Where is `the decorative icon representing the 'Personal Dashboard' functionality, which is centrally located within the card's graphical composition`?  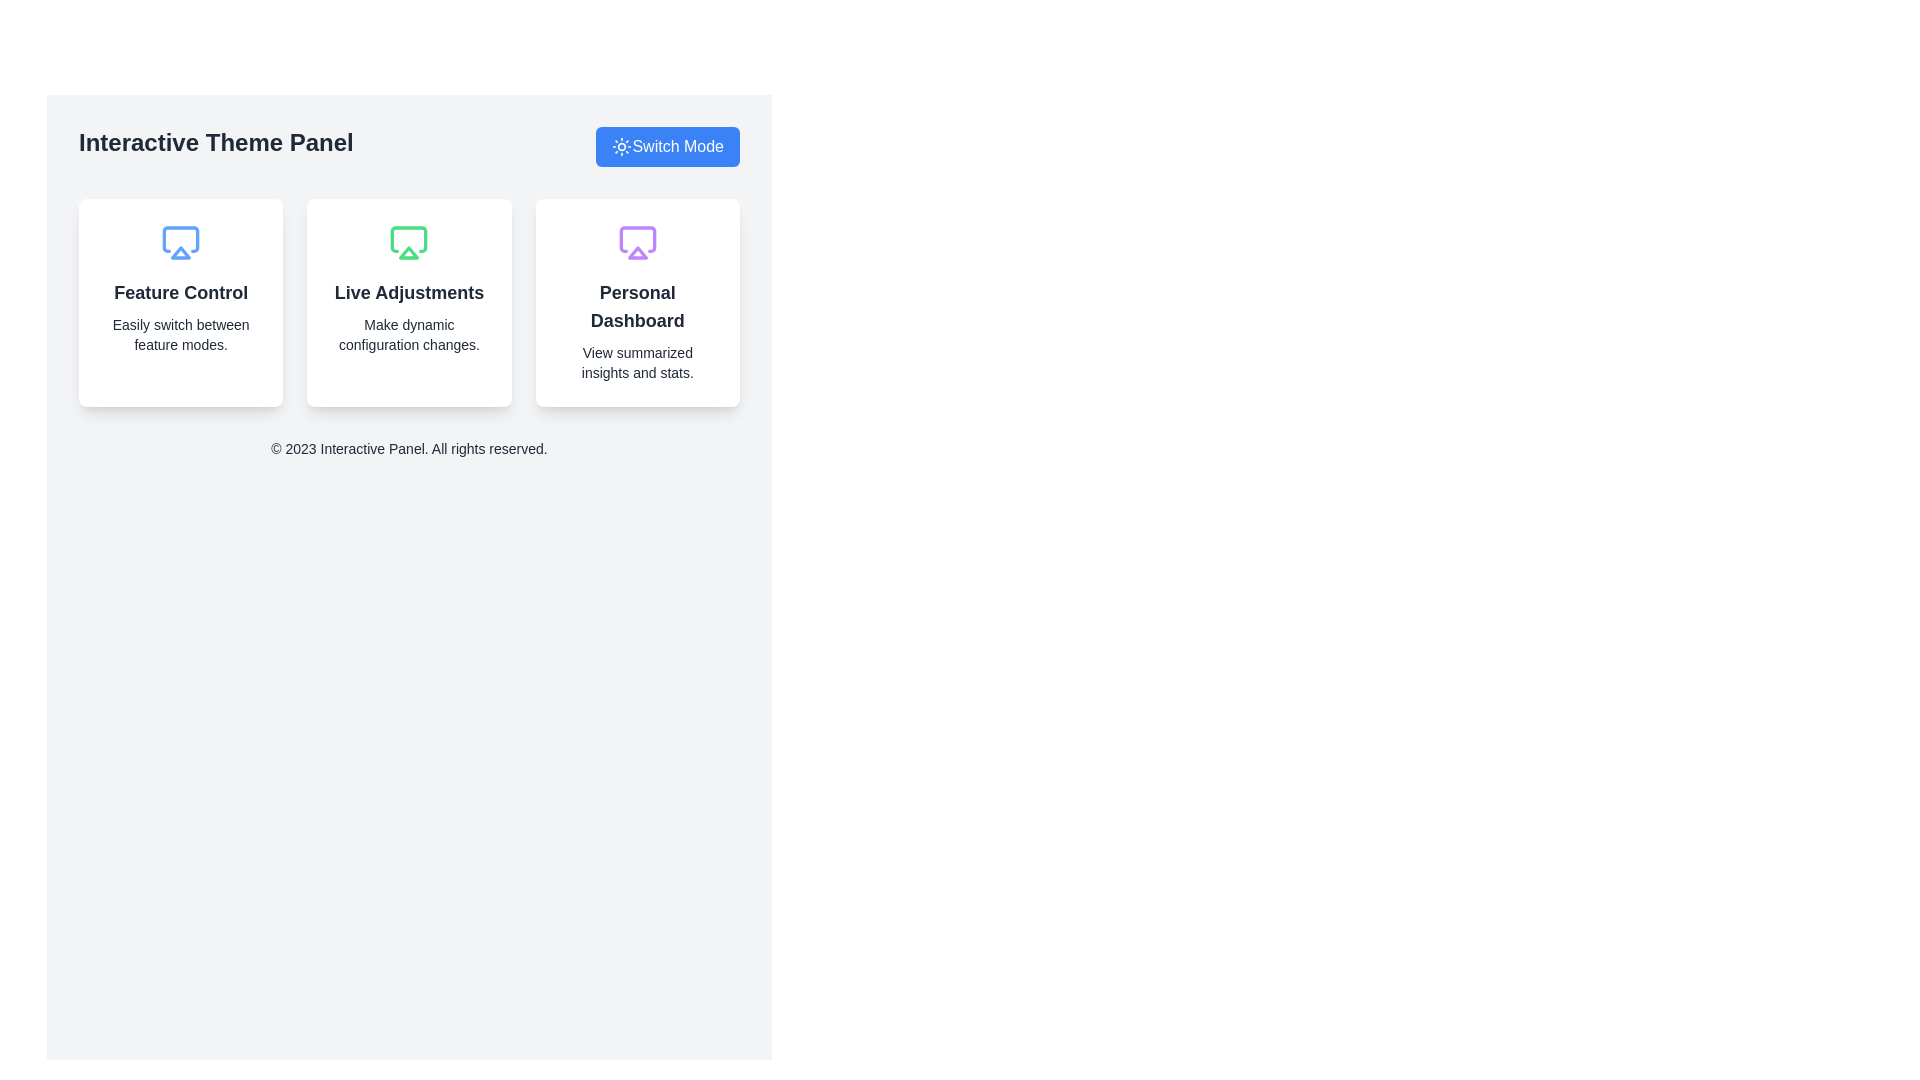
the decorative icon representing the 'Personal Dashboard' functionality, which is centrally located within the card's graphical composition is located at coordinates (636, 252).